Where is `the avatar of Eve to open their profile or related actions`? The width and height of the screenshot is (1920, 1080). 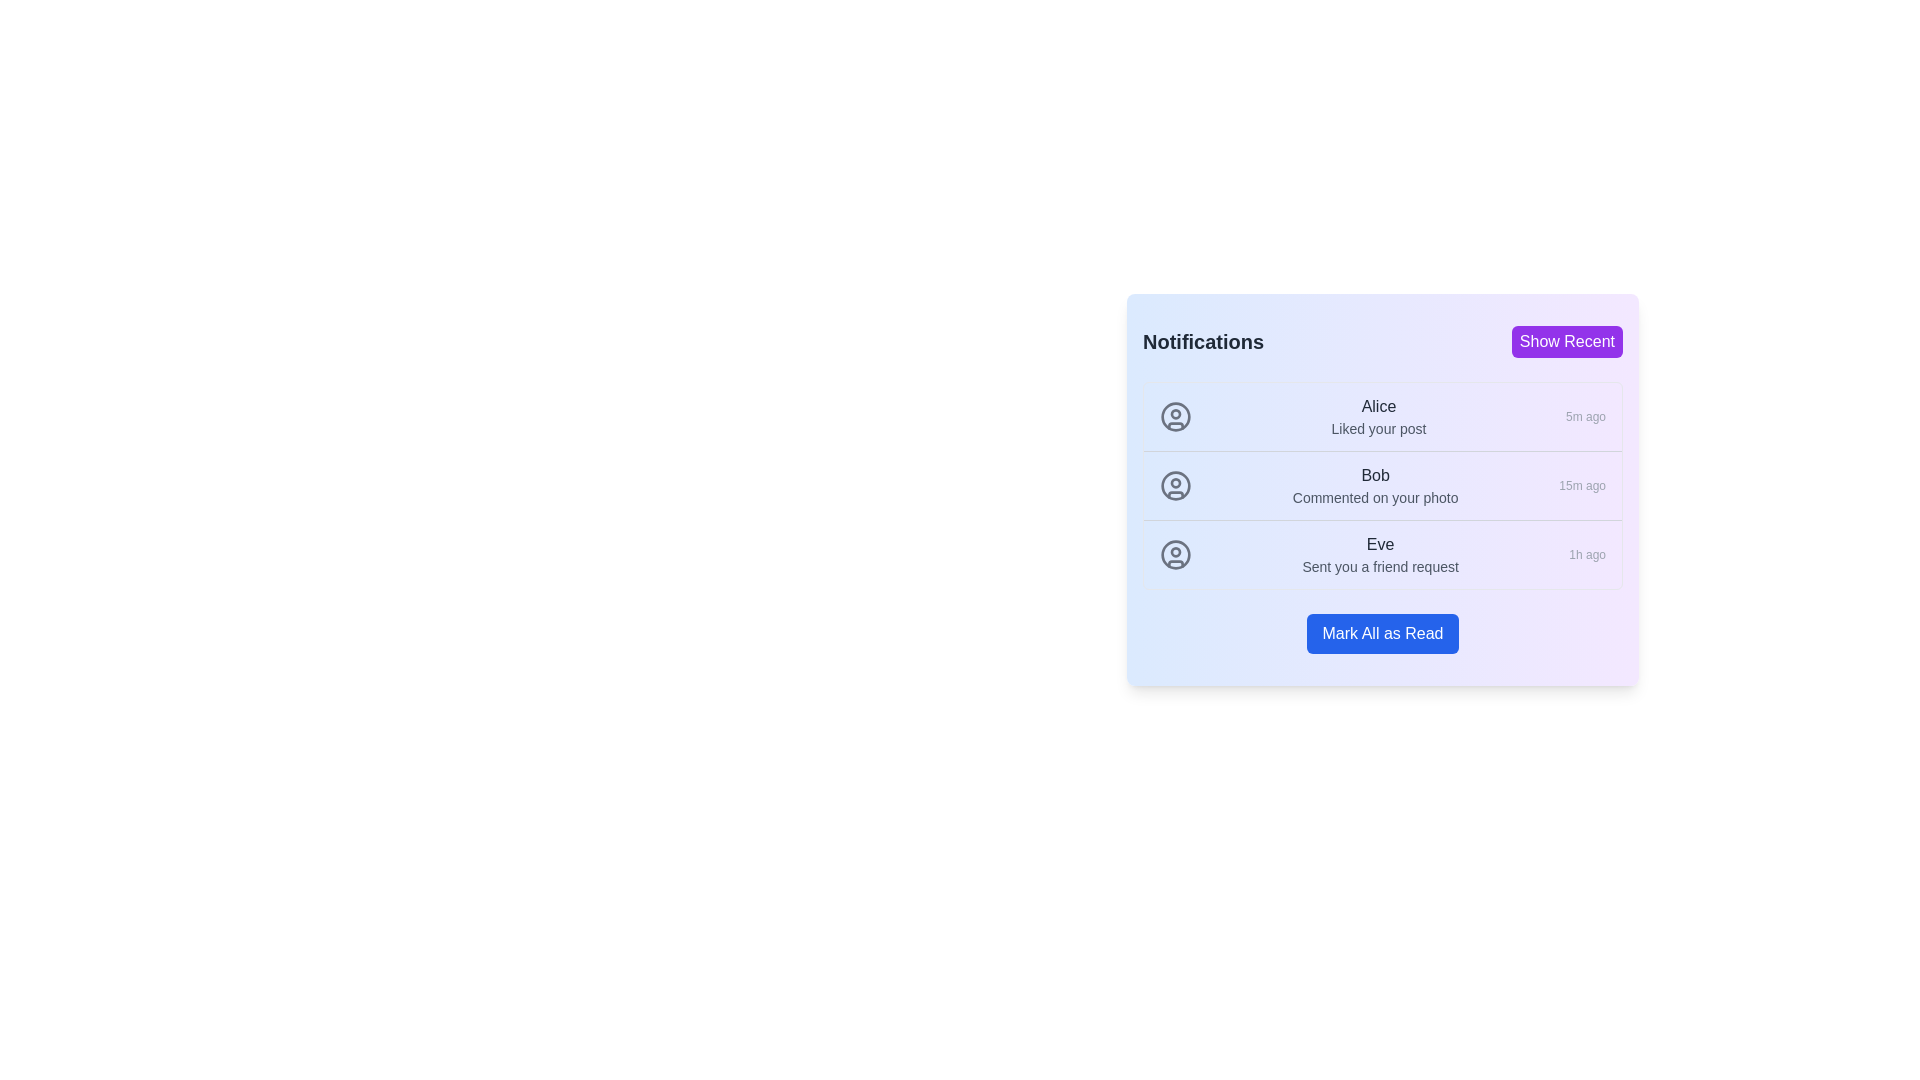
the avatar of Eve to open their profile or related actions is located at coordinates (1176, 555).